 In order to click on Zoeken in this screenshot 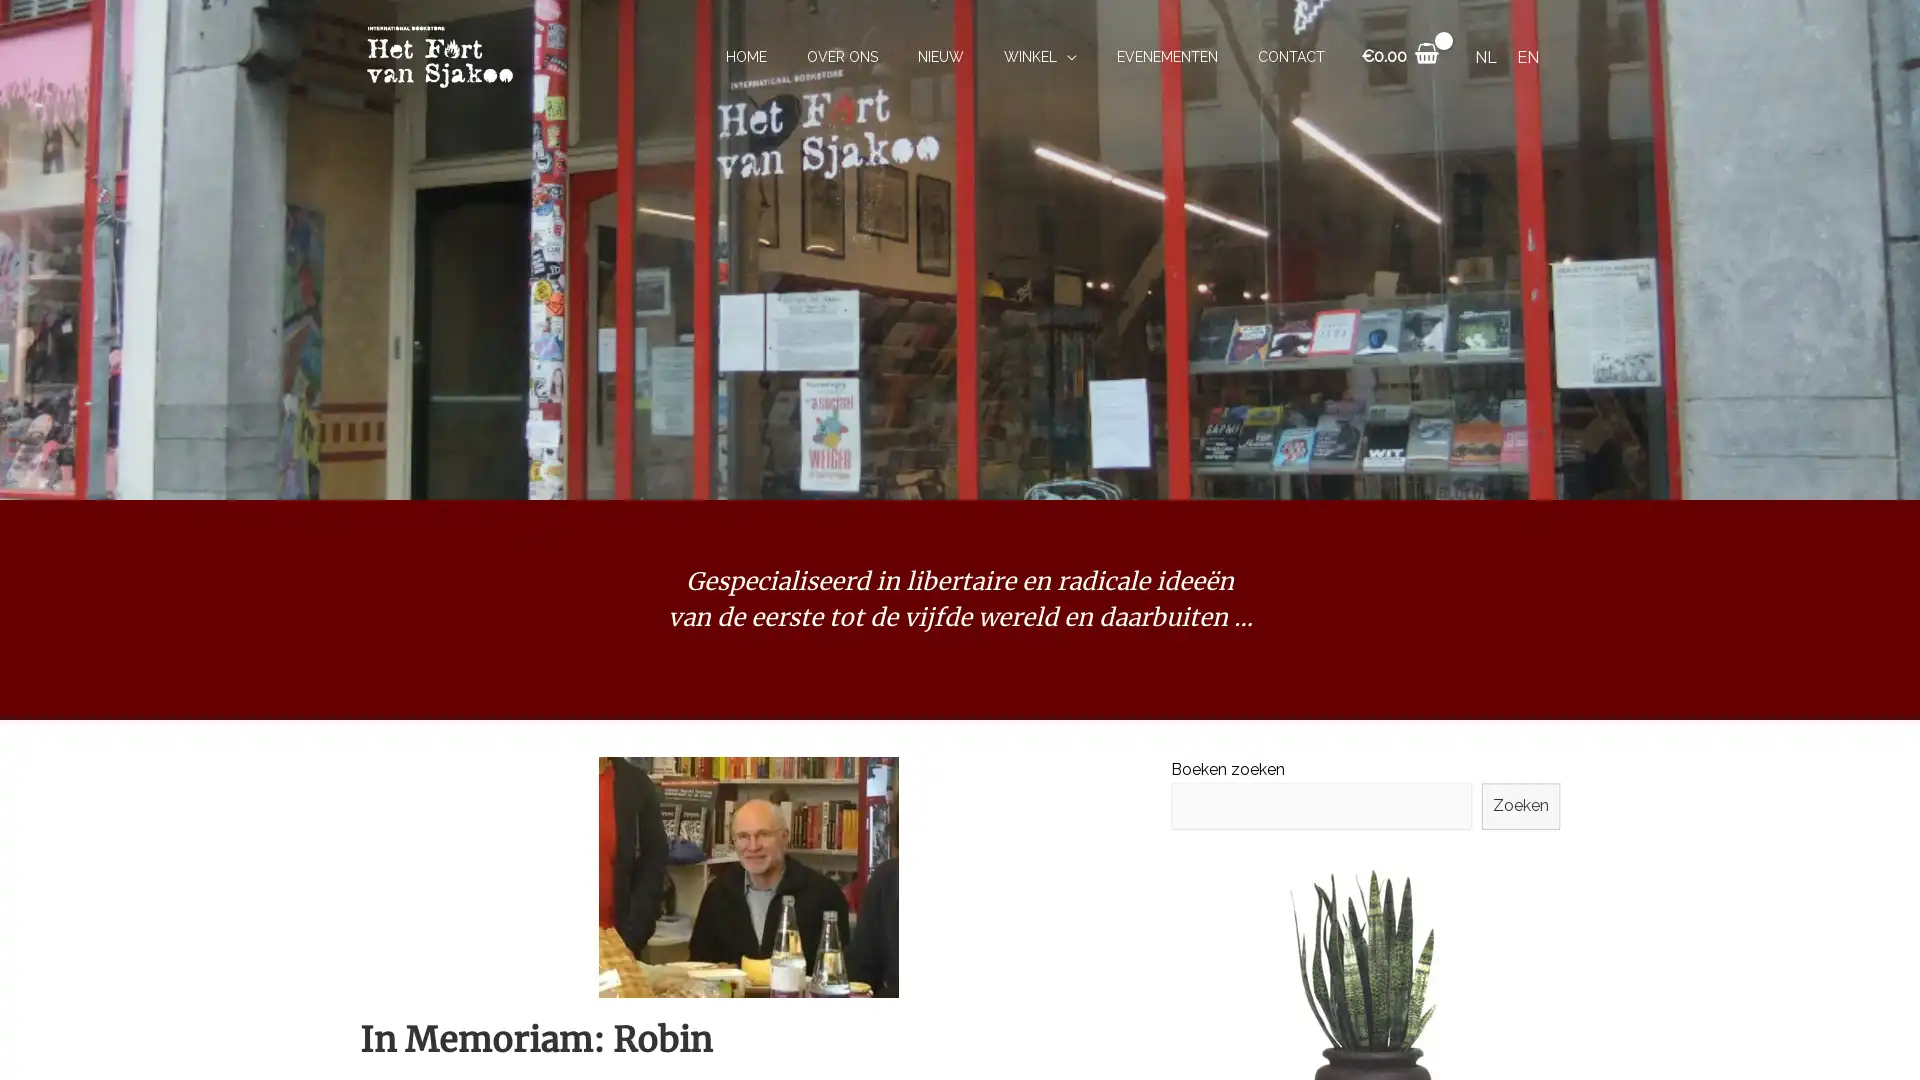, I will do `click(1520, 806)`.